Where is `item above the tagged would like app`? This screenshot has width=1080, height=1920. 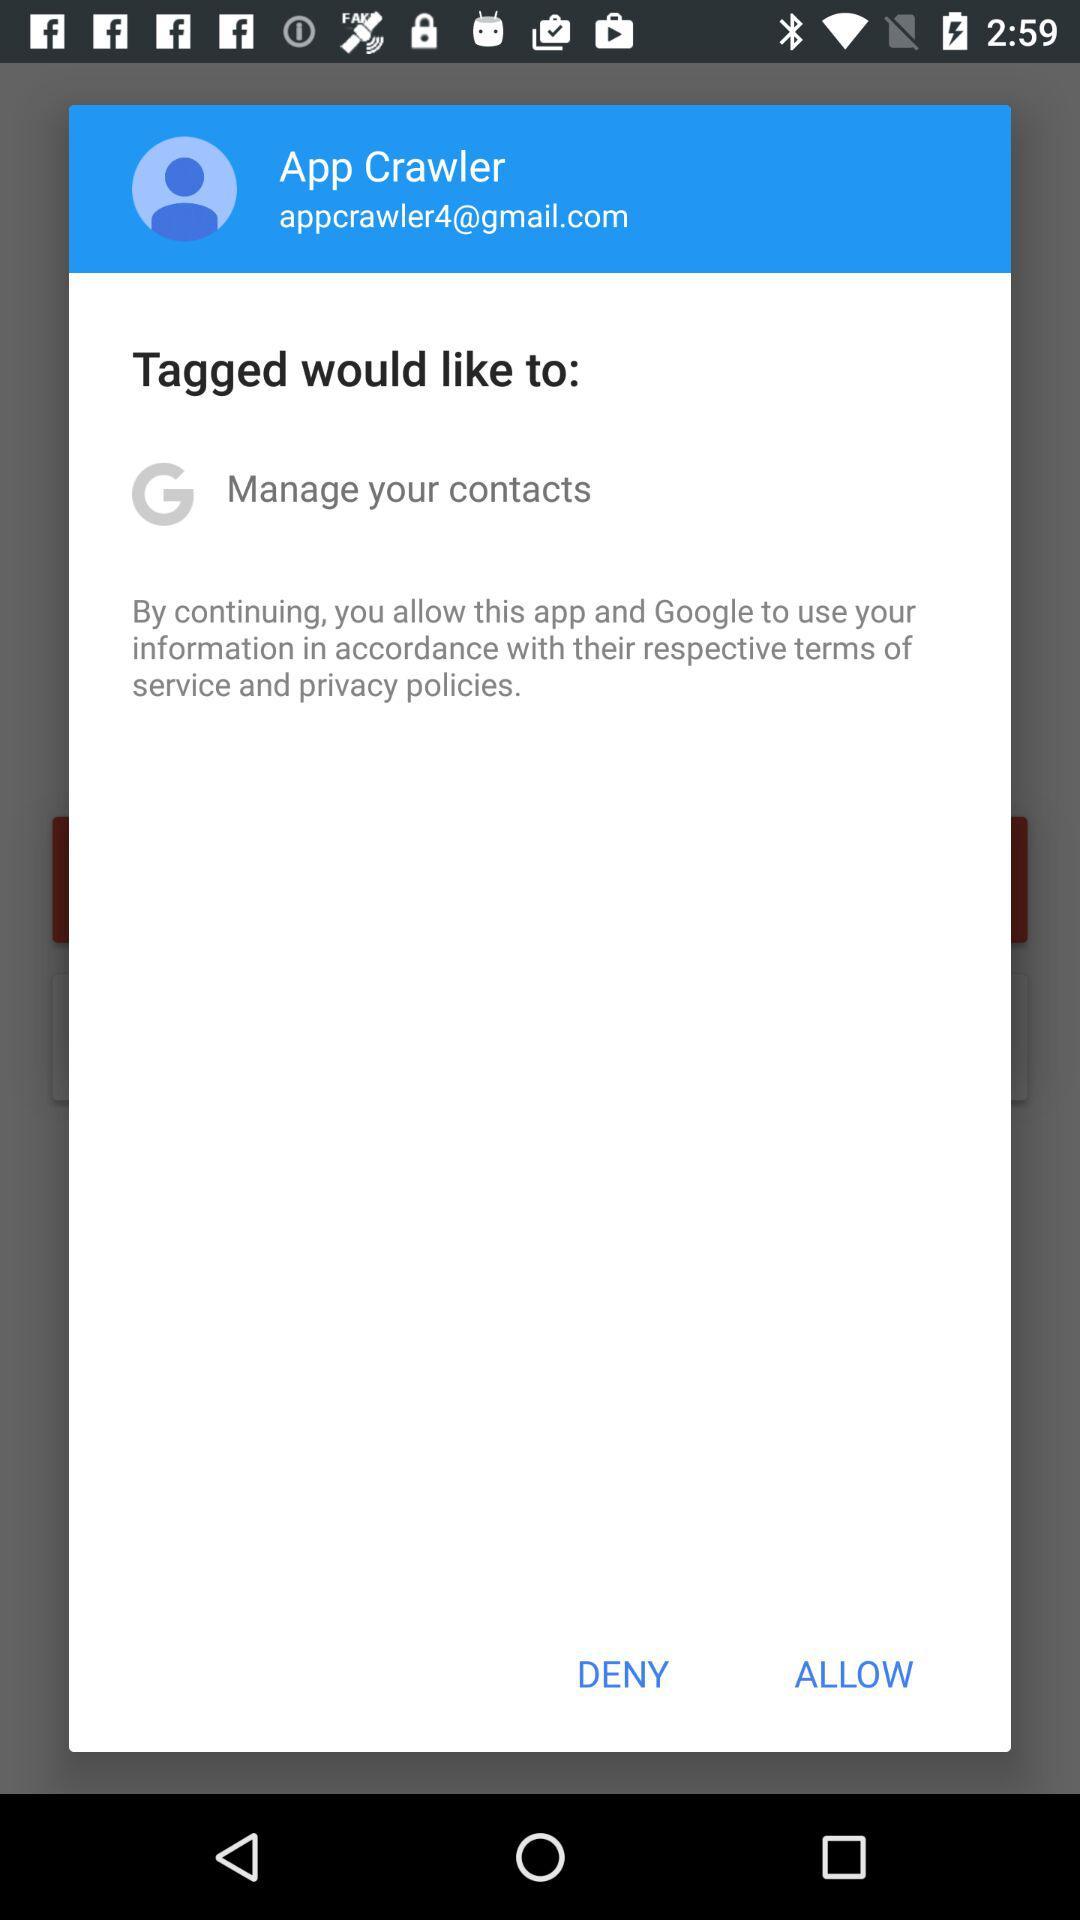
item above the tagged would like app is located at coordinates (184, 188).